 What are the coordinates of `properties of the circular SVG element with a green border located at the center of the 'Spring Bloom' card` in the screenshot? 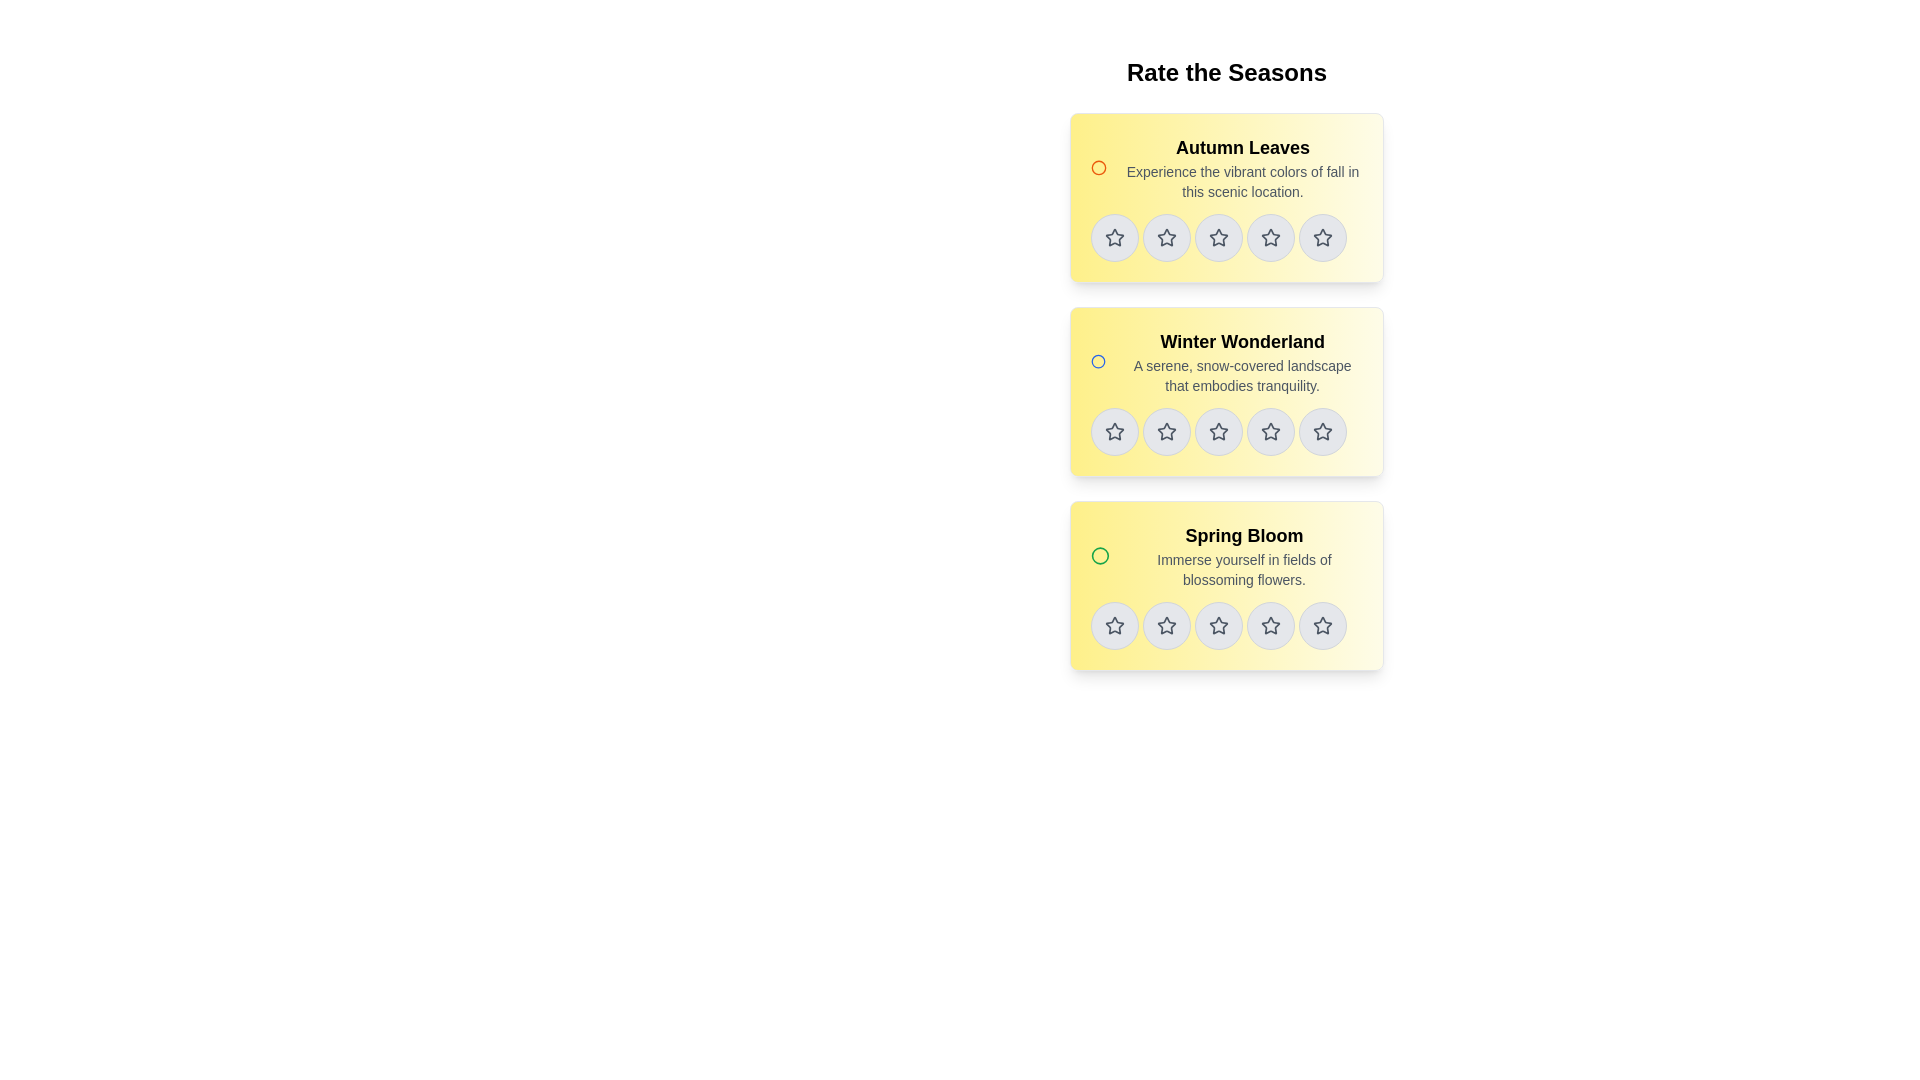 It's located at (1099, 555).